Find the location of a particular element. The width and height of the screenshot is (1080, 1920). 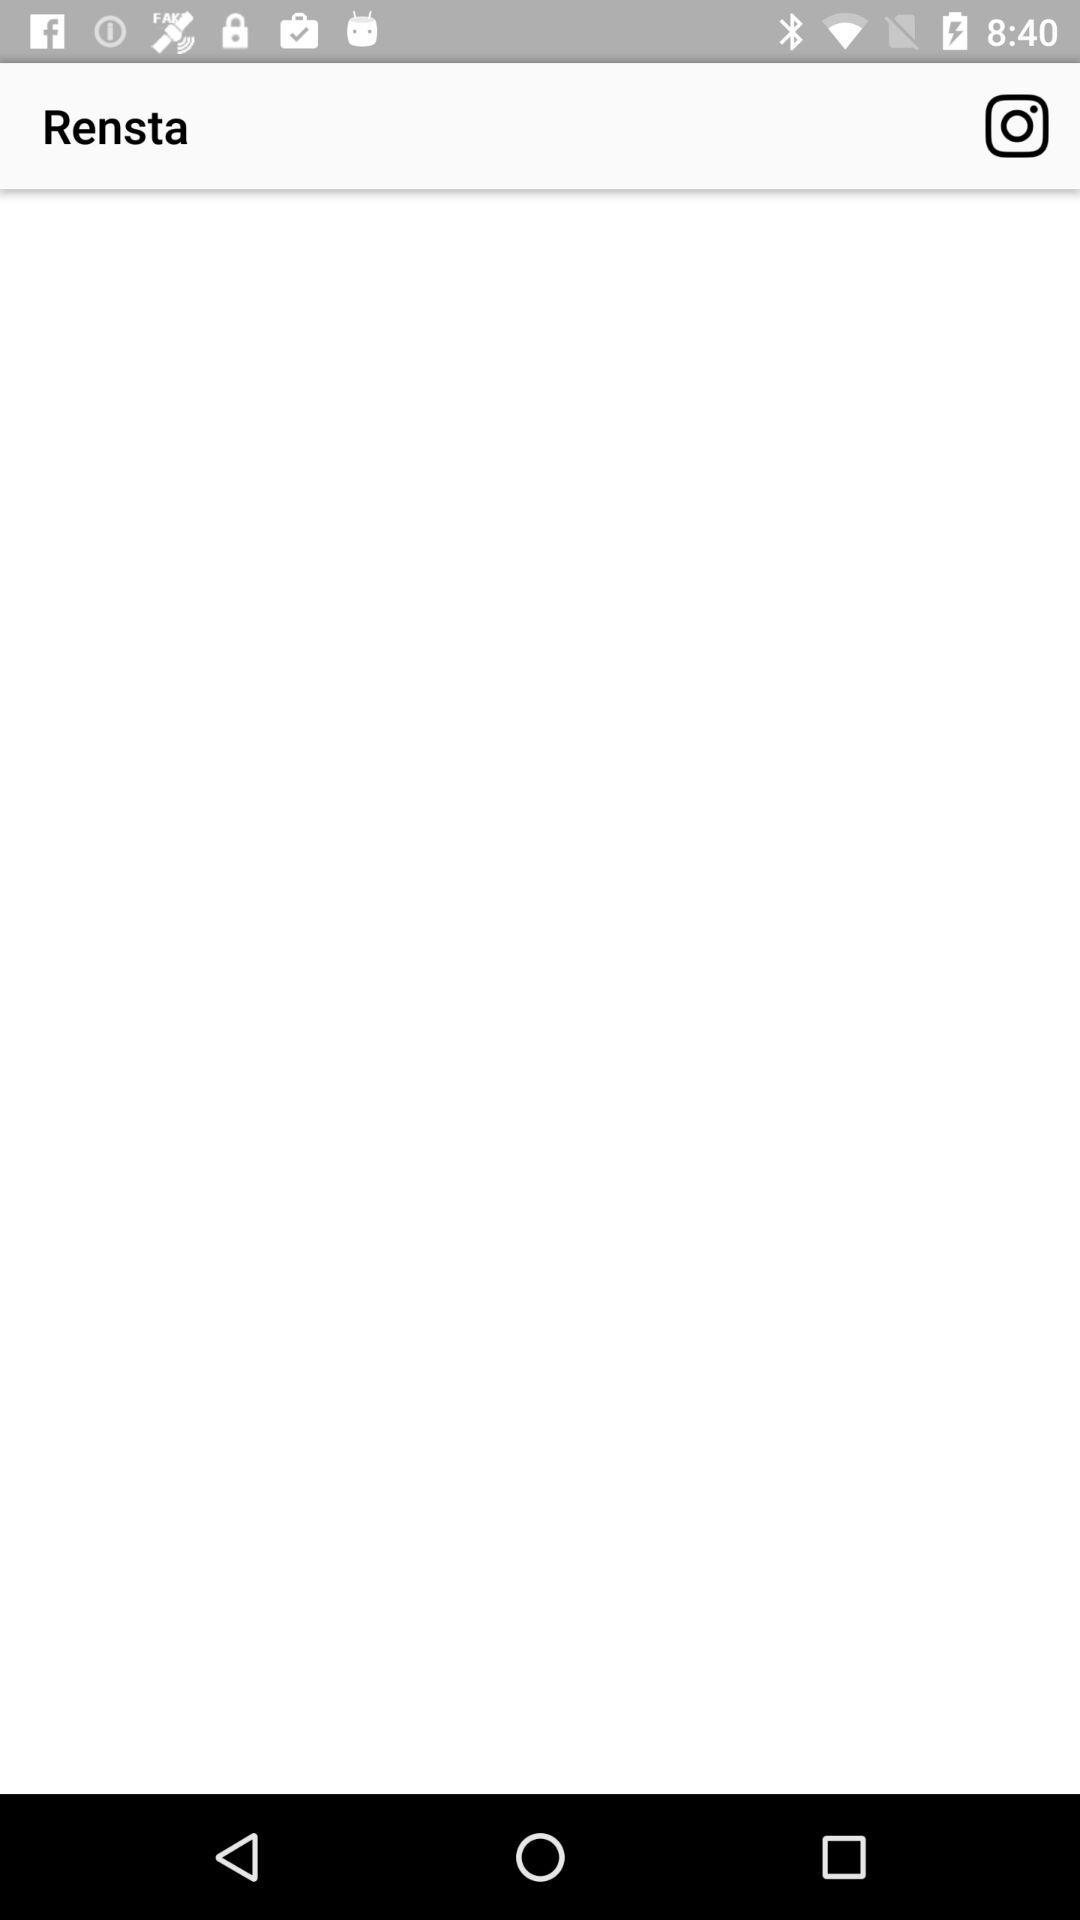

item to the right of rensta icon is located at coordinates (1017, 124).